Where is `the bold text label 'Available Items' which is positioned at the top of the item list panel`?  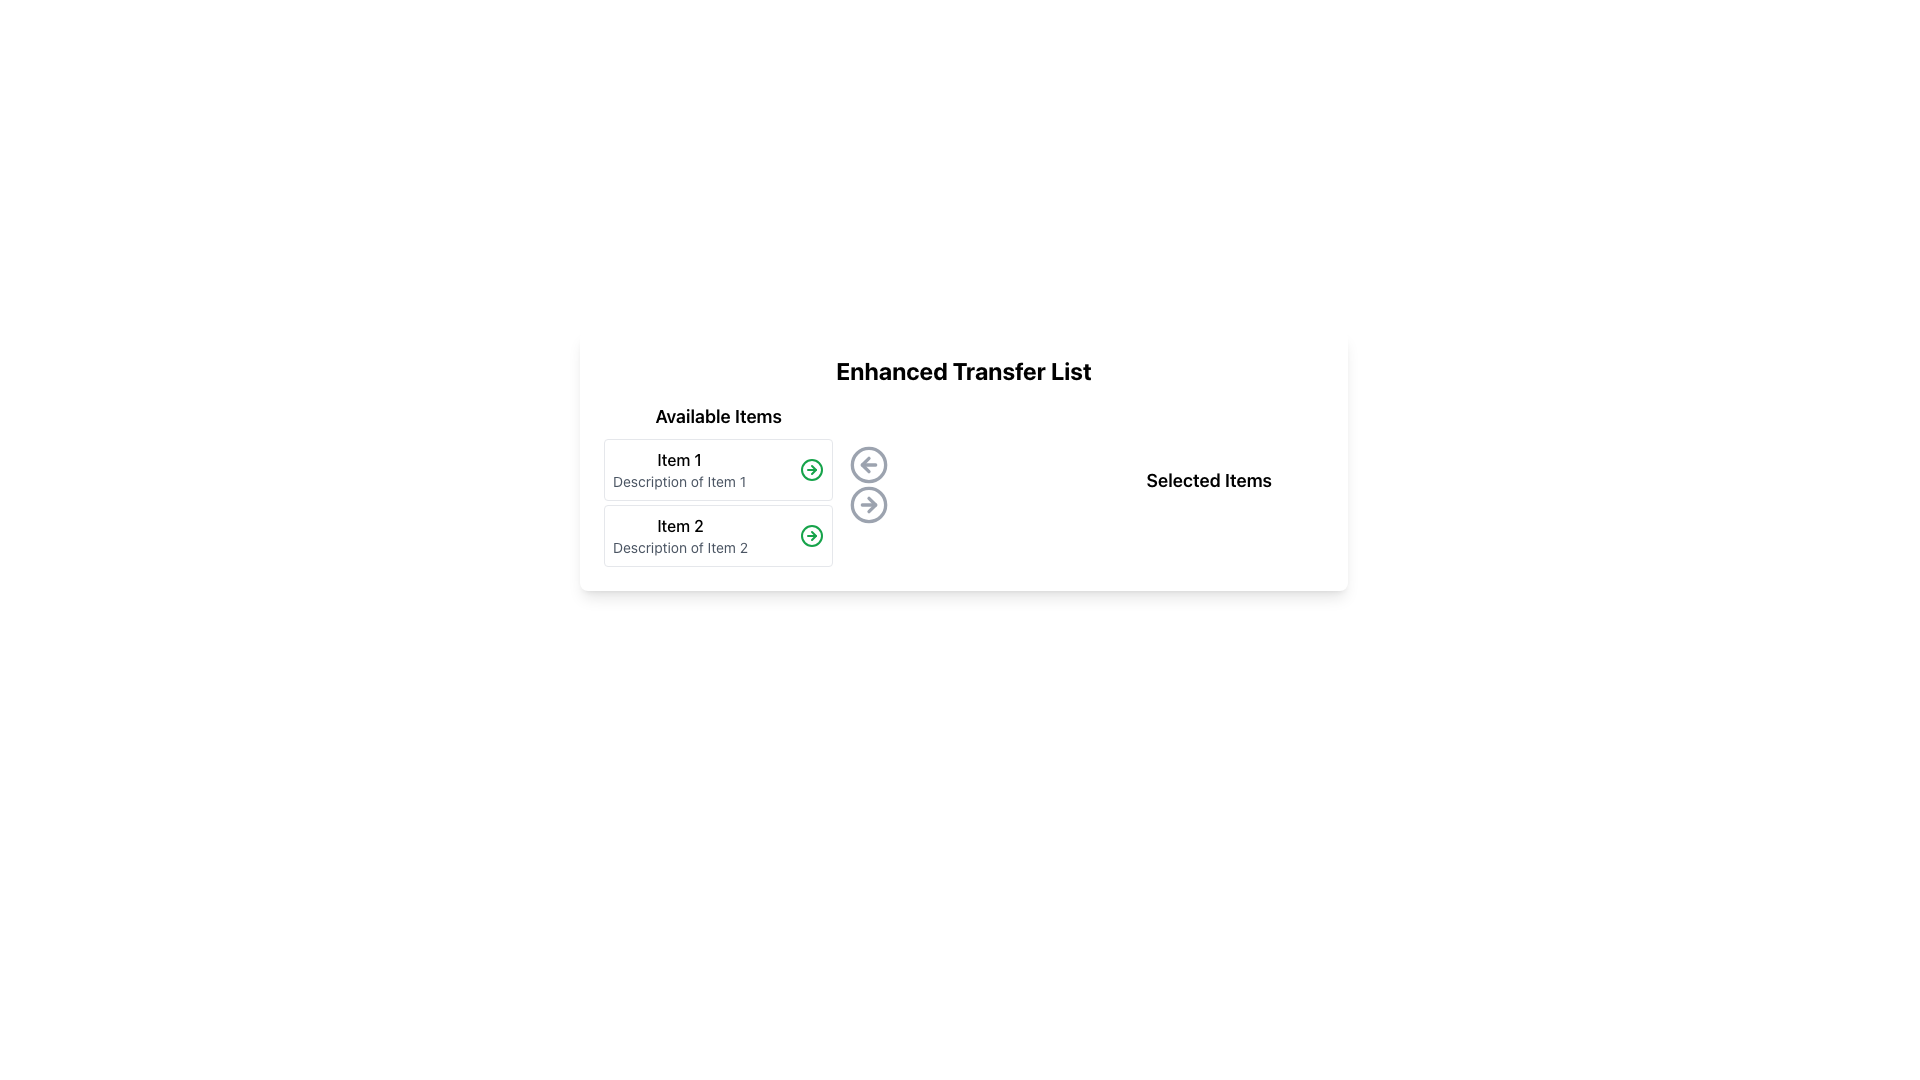 the bold text label 'Available Items' which is positioned at the top of the item list panel is located at coordinates (718, 415).